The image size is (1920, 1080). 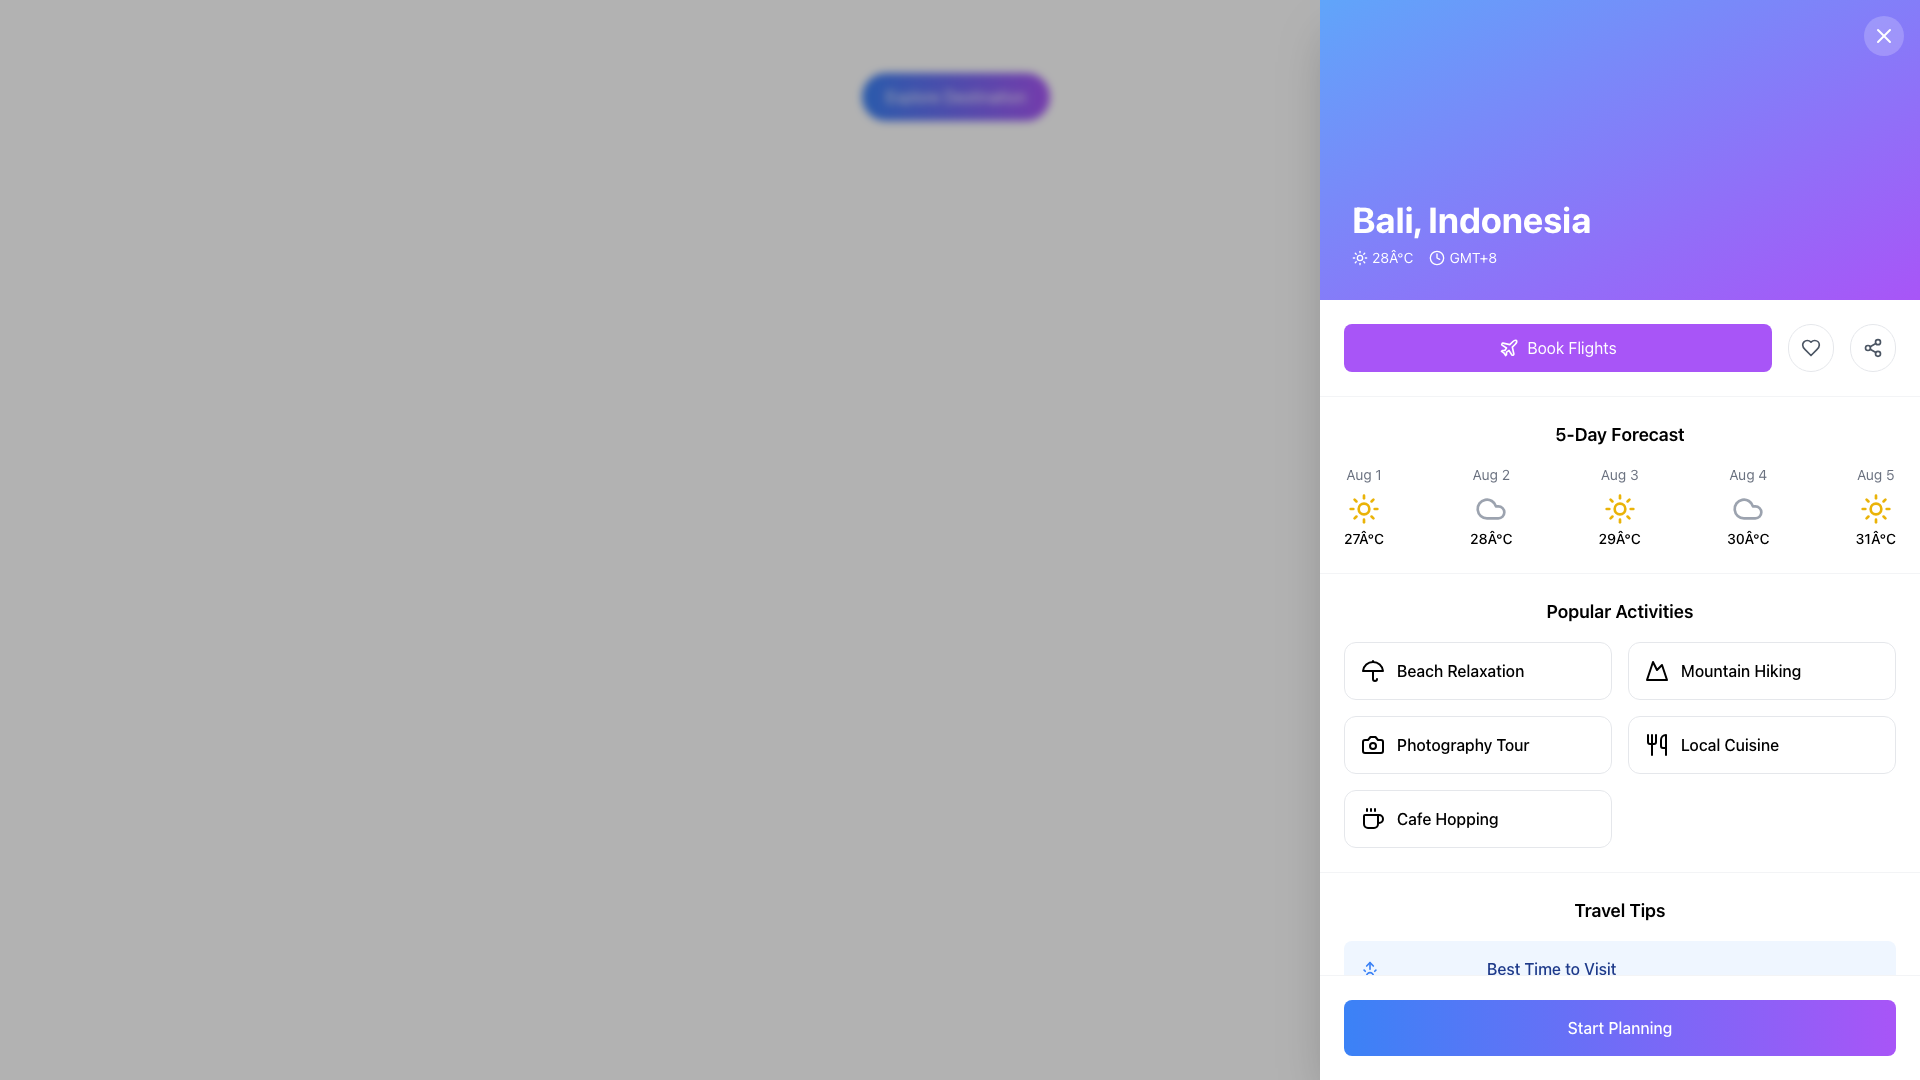 I want to click on the circular 'share' button located at the far right of the top bar, next to the heart-shaped icon, to share content, so click(x=1871, y=346).